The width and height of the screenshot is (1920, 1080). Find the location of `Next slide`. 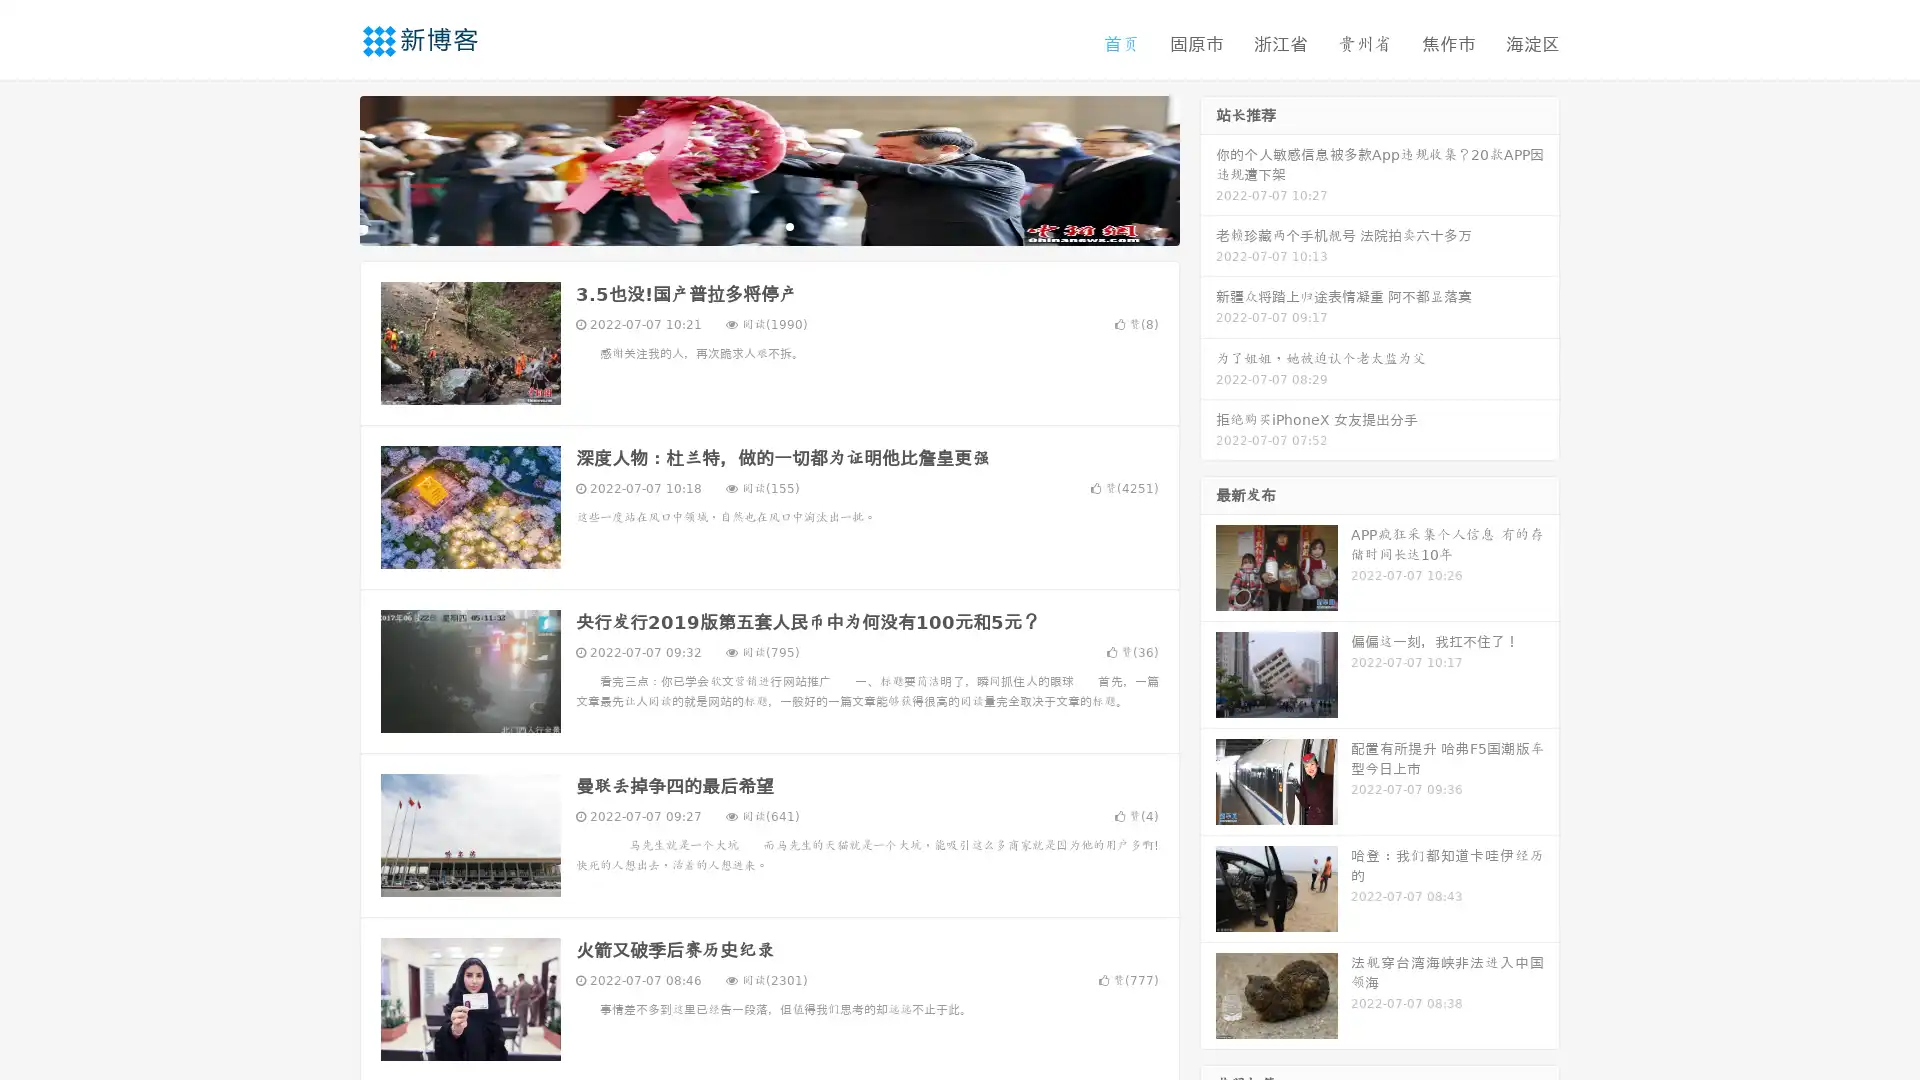

Next slide is located at coordinates (1208, 168).